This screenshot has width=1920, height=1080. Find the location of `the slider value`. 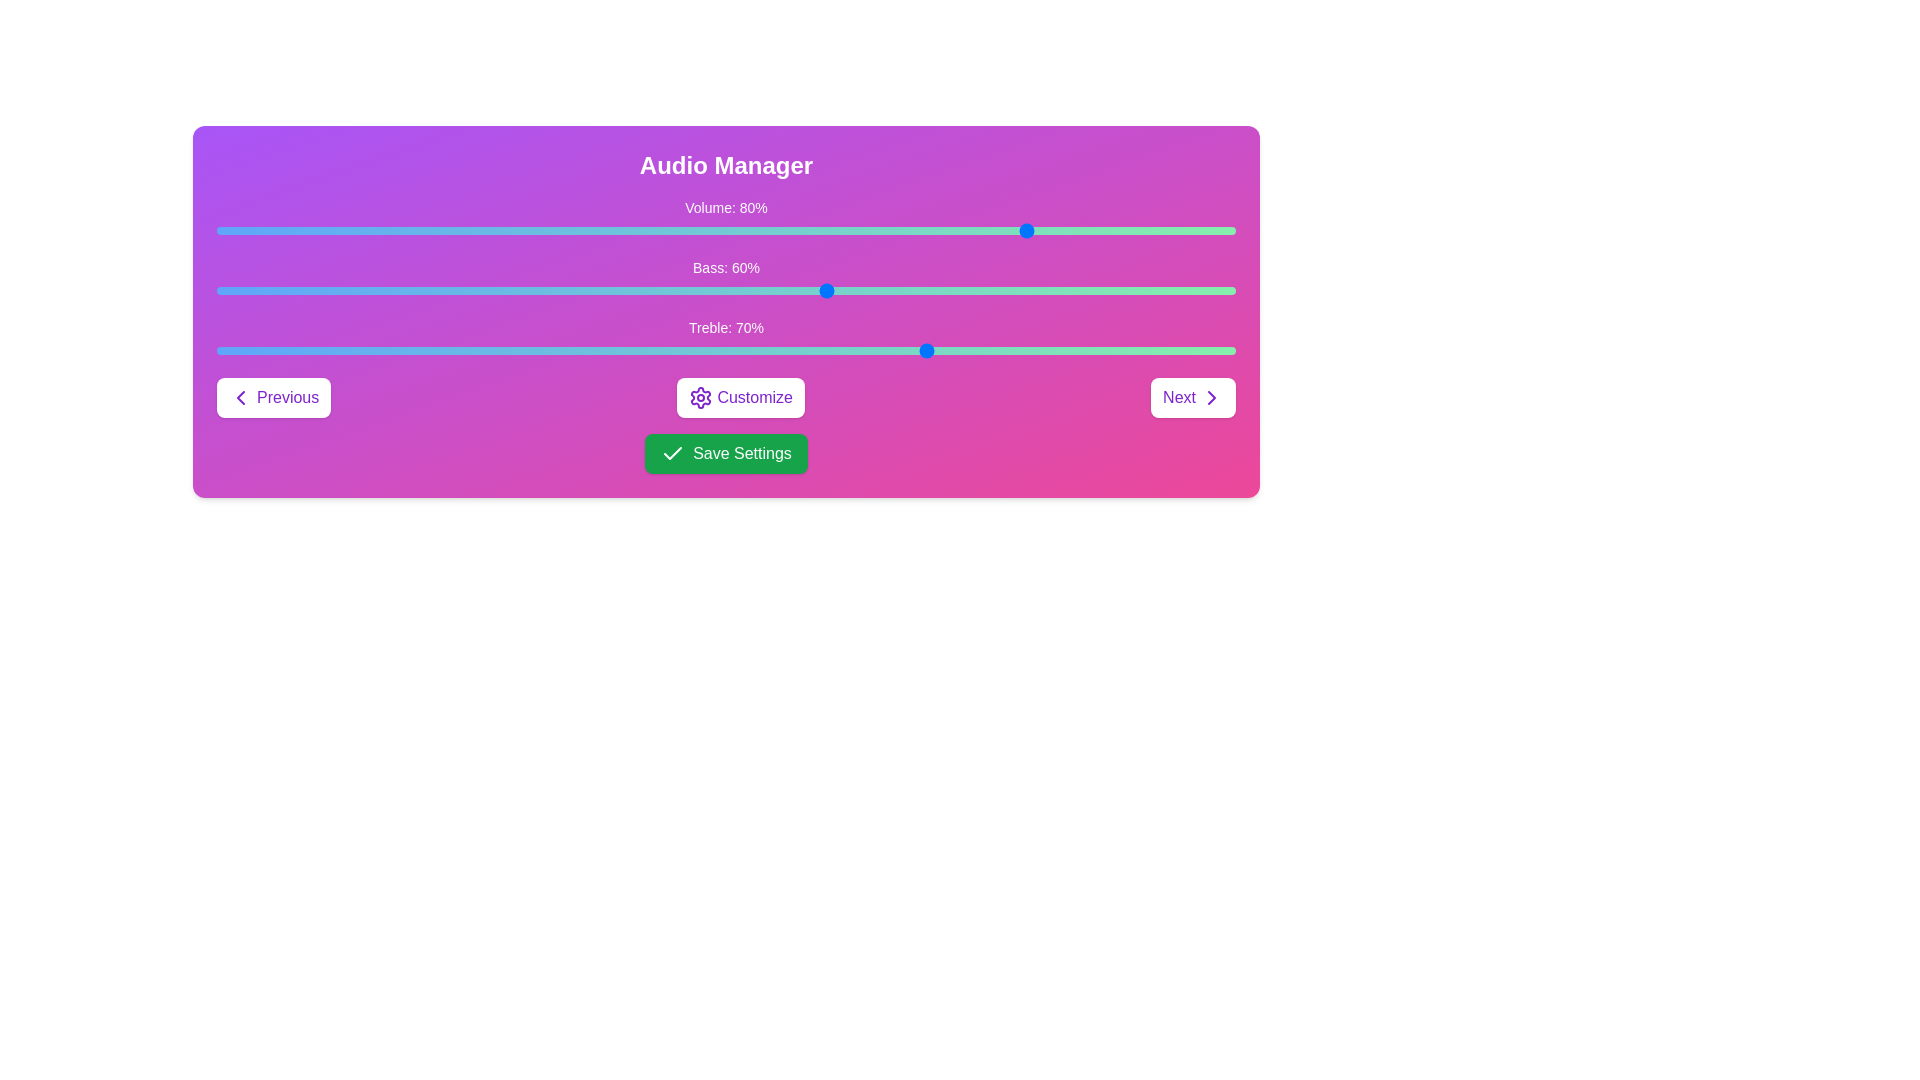

the slider value is located at coordinates (216, 230).